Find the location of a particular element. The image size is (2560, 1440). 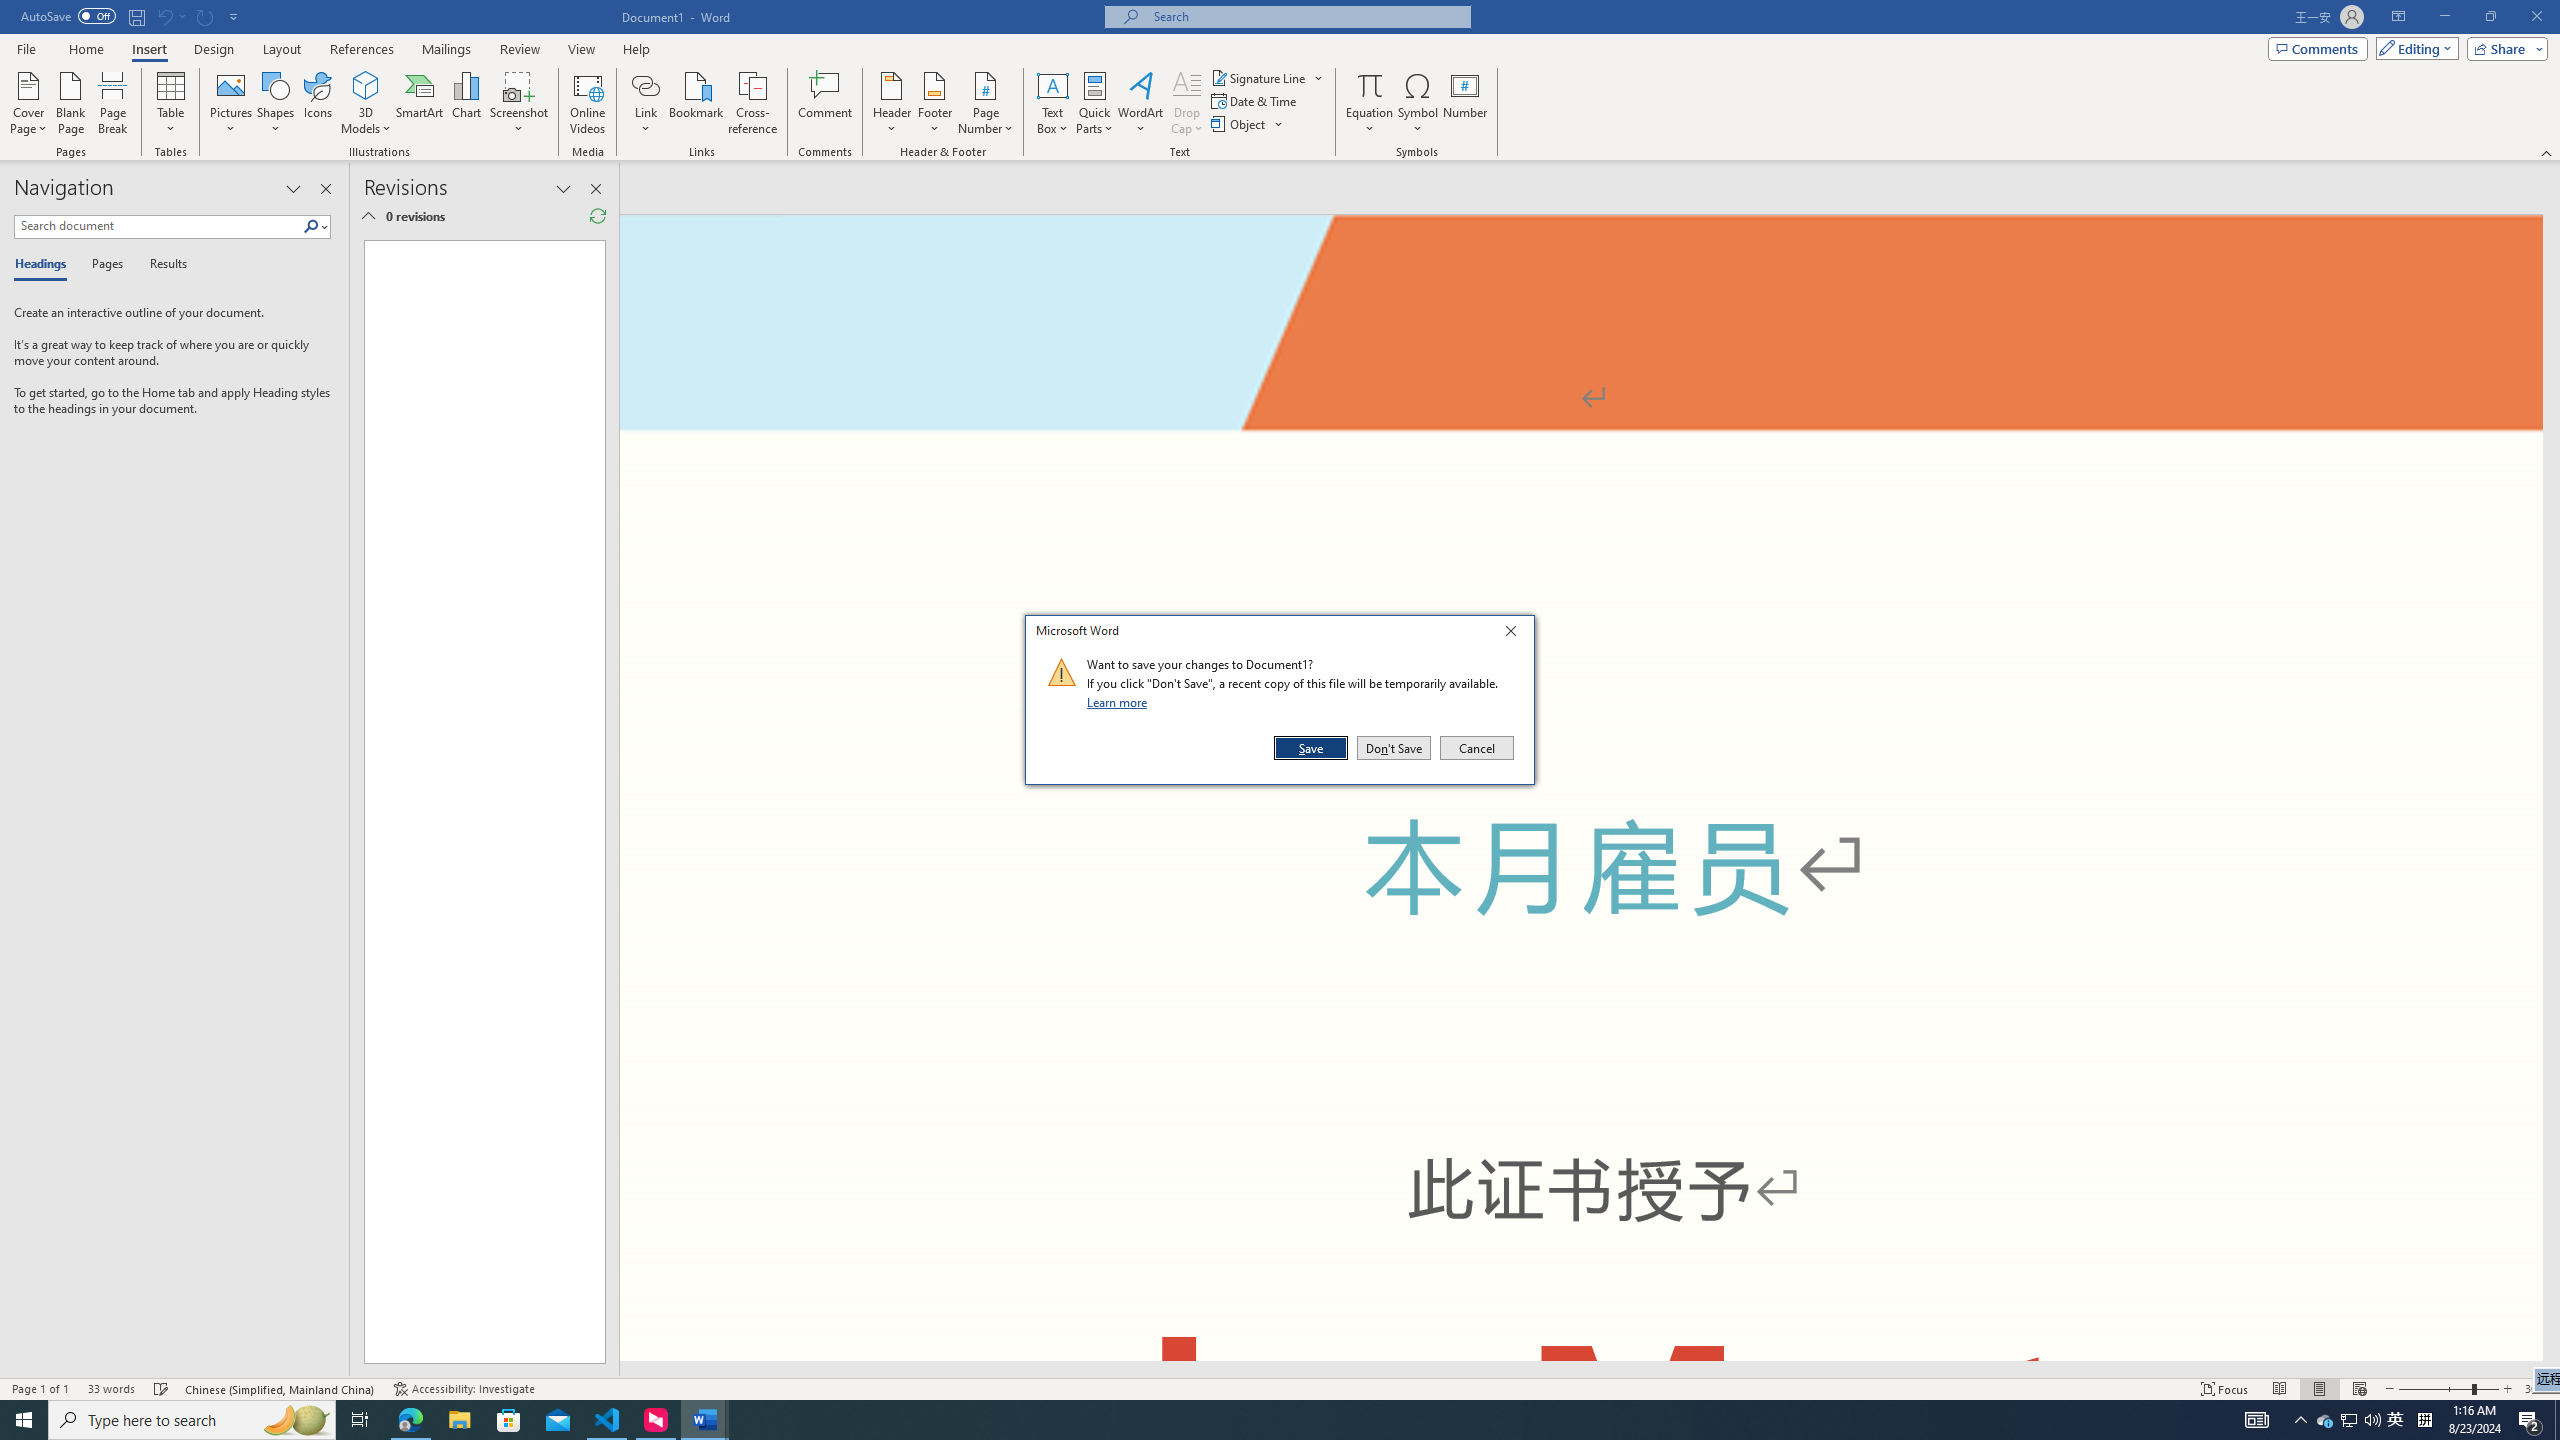

'Show desktop' is located at coordinates (2556, 1418).